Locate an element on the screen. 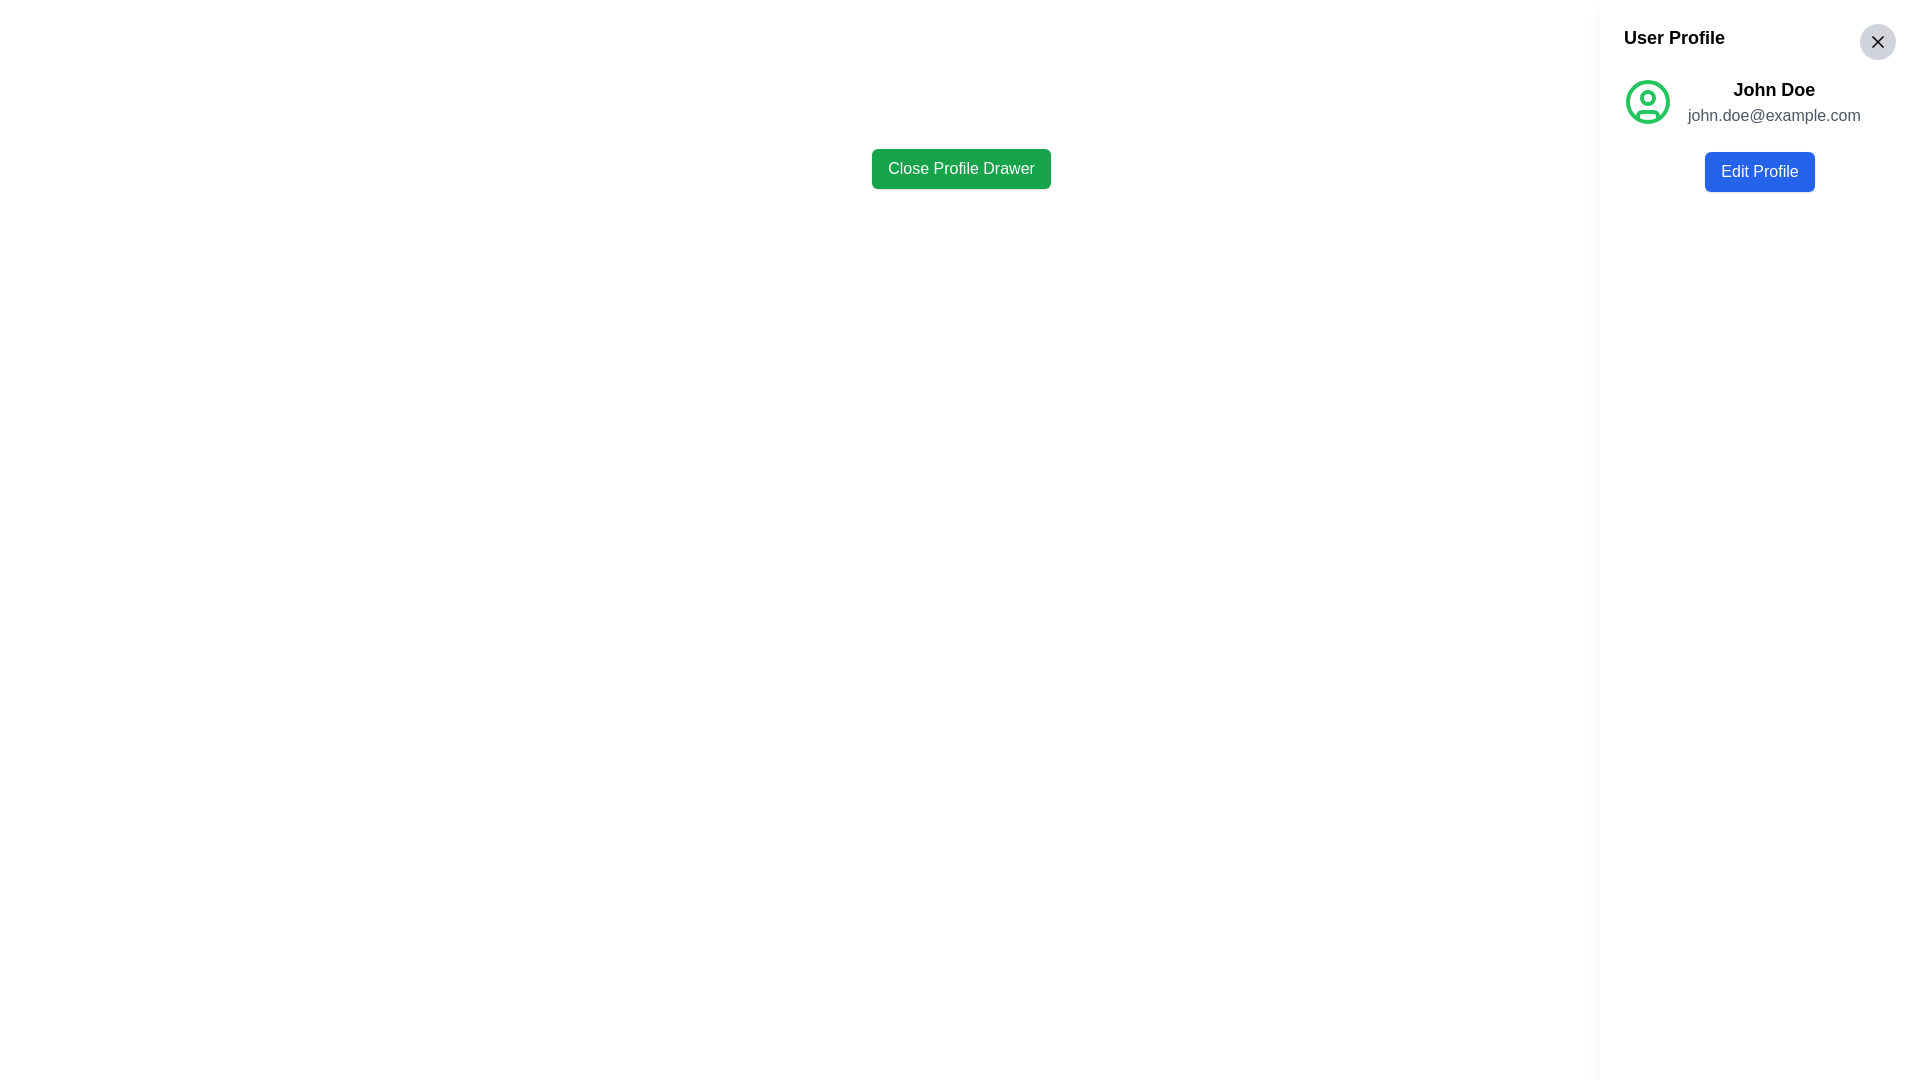 This screenshot has width=1920, height=1080. the circular button with a light gray background and a black 'X' icon at its center, located in the top-right corner of the 'User Profile' section is located at coordinates (1876, 42).